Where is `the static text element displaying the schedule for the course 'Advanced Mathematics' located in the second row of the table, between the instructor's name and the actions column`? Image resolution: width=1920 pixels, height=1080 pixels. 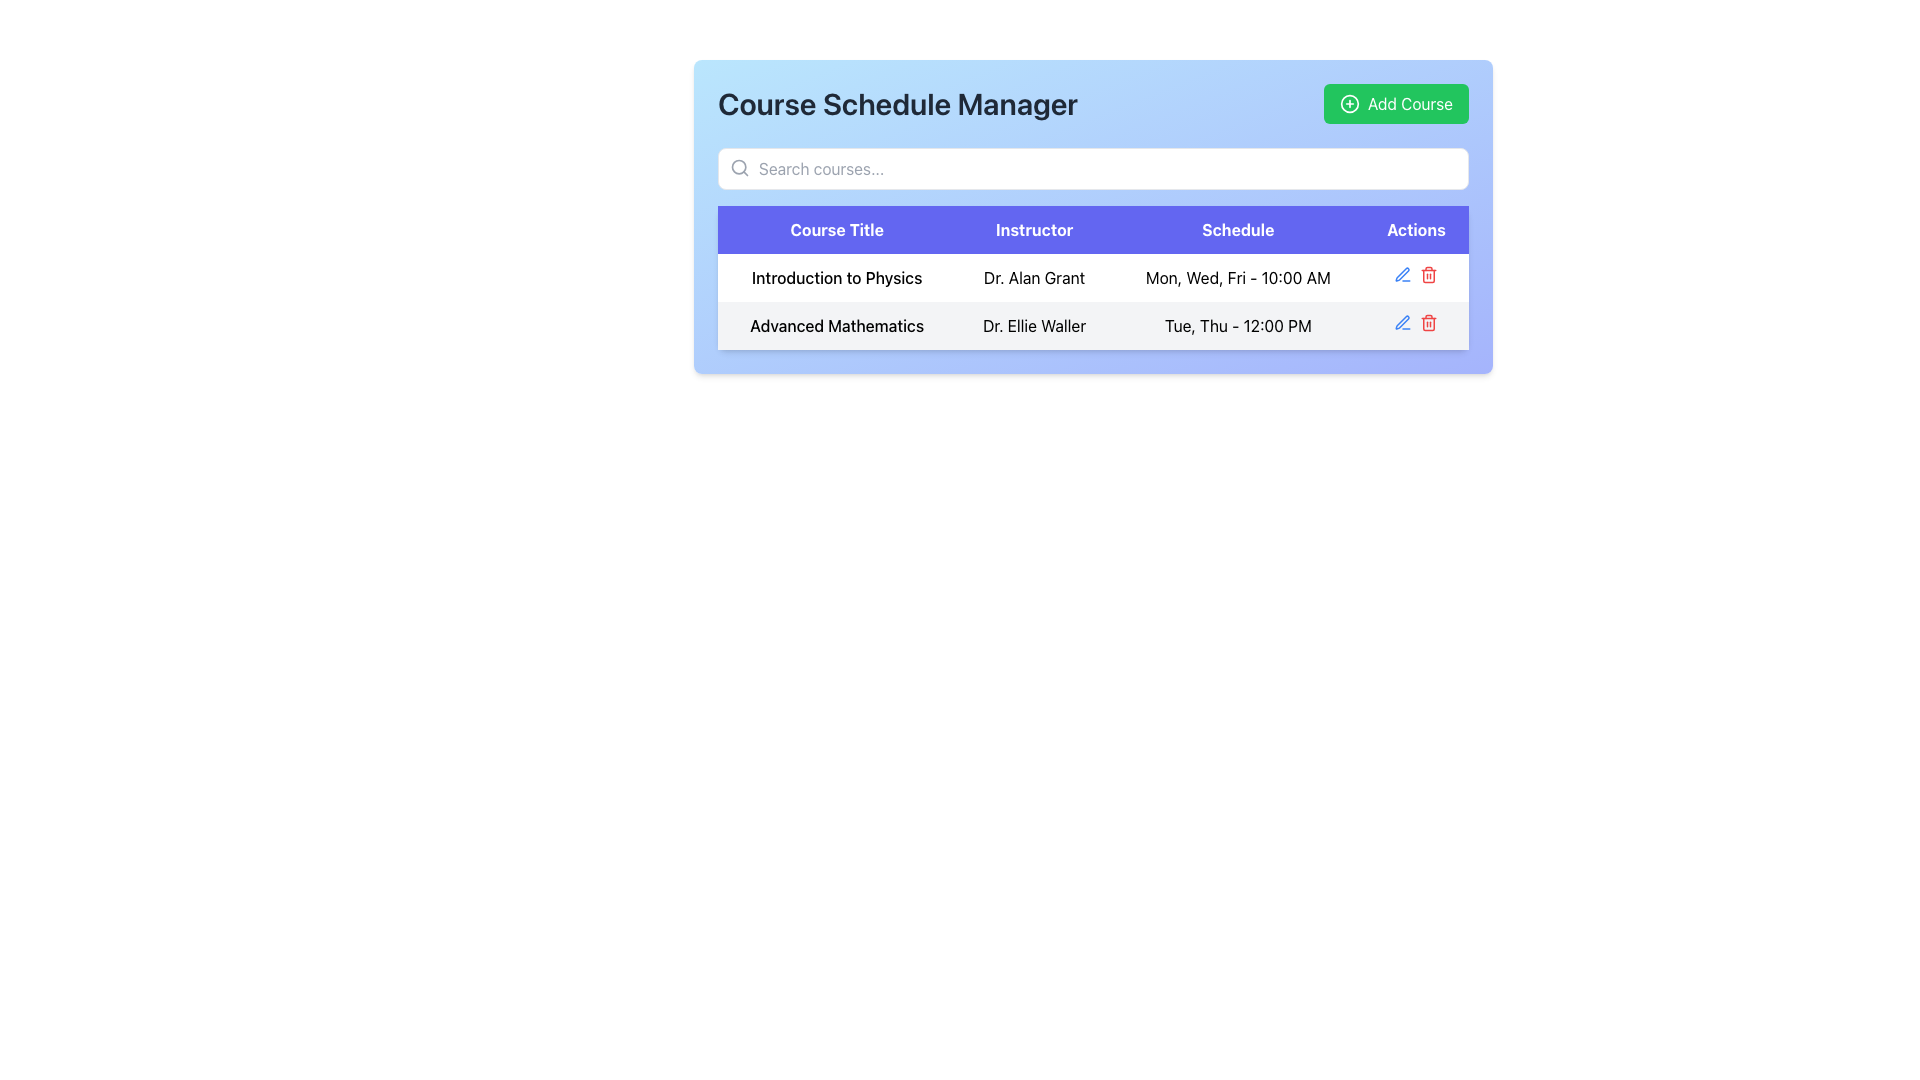
the static text element displaying the schedule for the course 'Advanced Mathematics' located in the second row of the table, between the instructor's name and the actions column is located at coordinates (1237, 325).